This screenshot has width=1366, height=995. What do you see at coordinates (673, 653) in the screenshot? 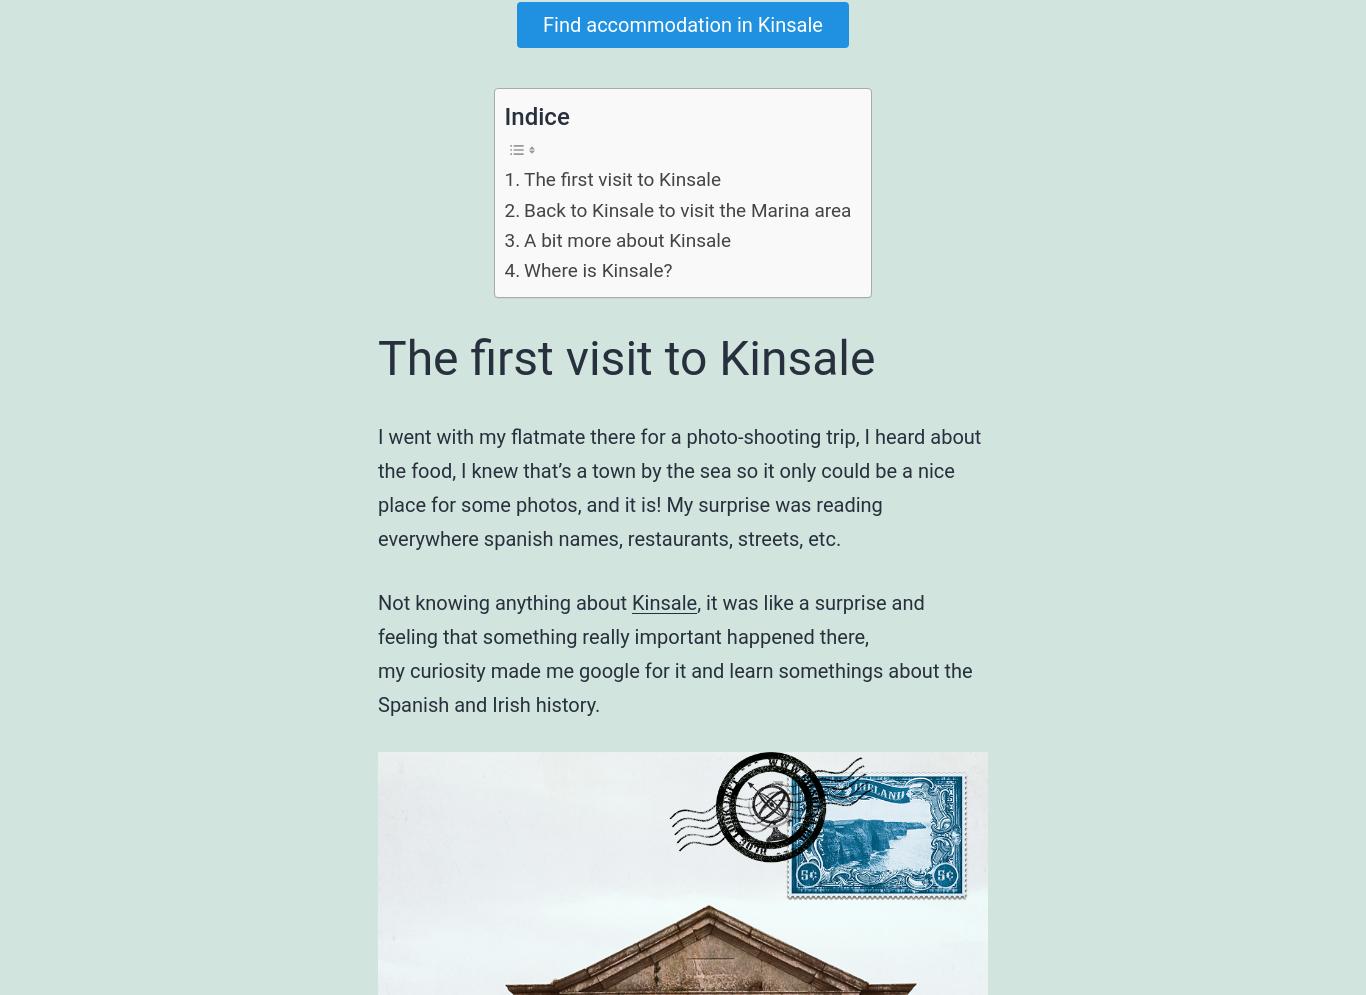
I see `', it was like a surprise and feeling that something really important happened there, my curiosity made me google for it and learn somethings about the Spanish and Irish history.'` at bounding box center [673, 653].